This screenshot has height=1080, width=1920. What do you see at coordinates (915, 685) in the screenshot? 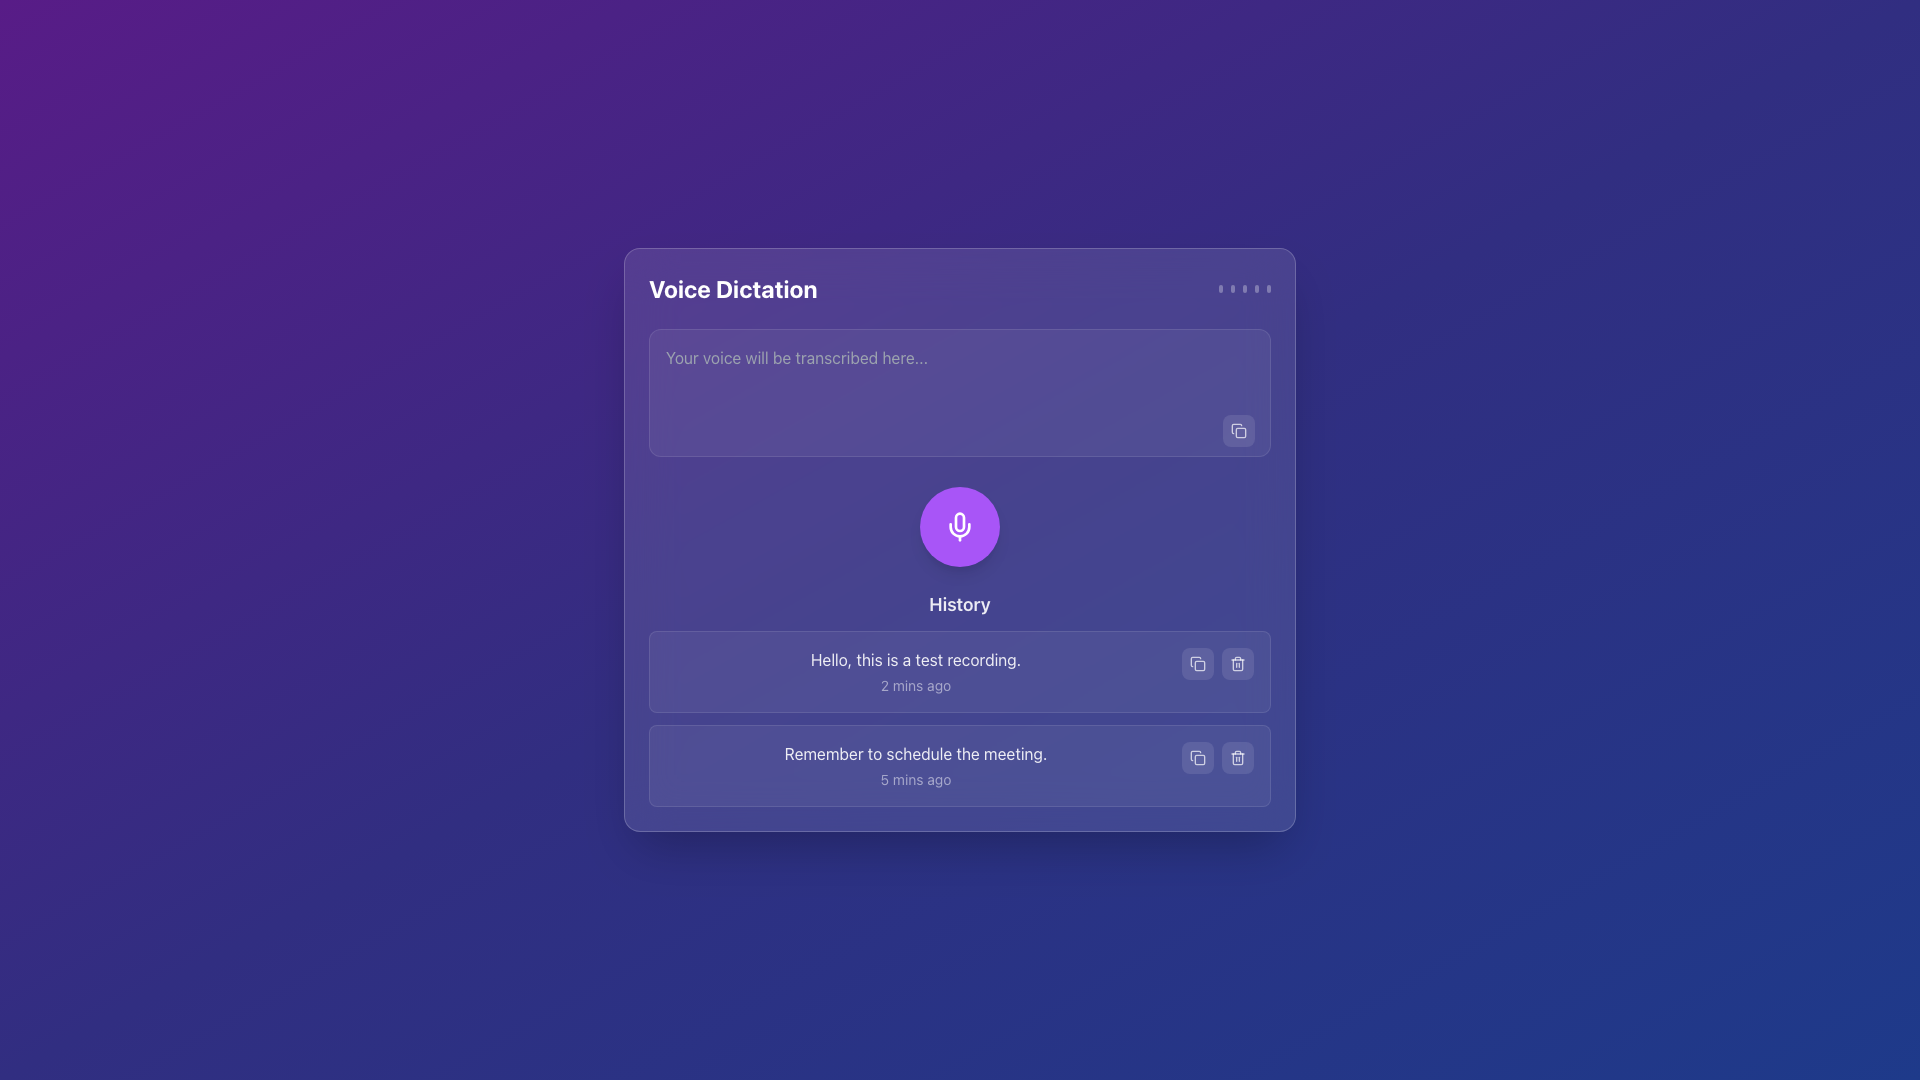
I see `the static text label that provides a timestamp for the associated recording, located below the text 'Hello, this is a test recording' in the 'History' section` at bounding box center [915, 685].